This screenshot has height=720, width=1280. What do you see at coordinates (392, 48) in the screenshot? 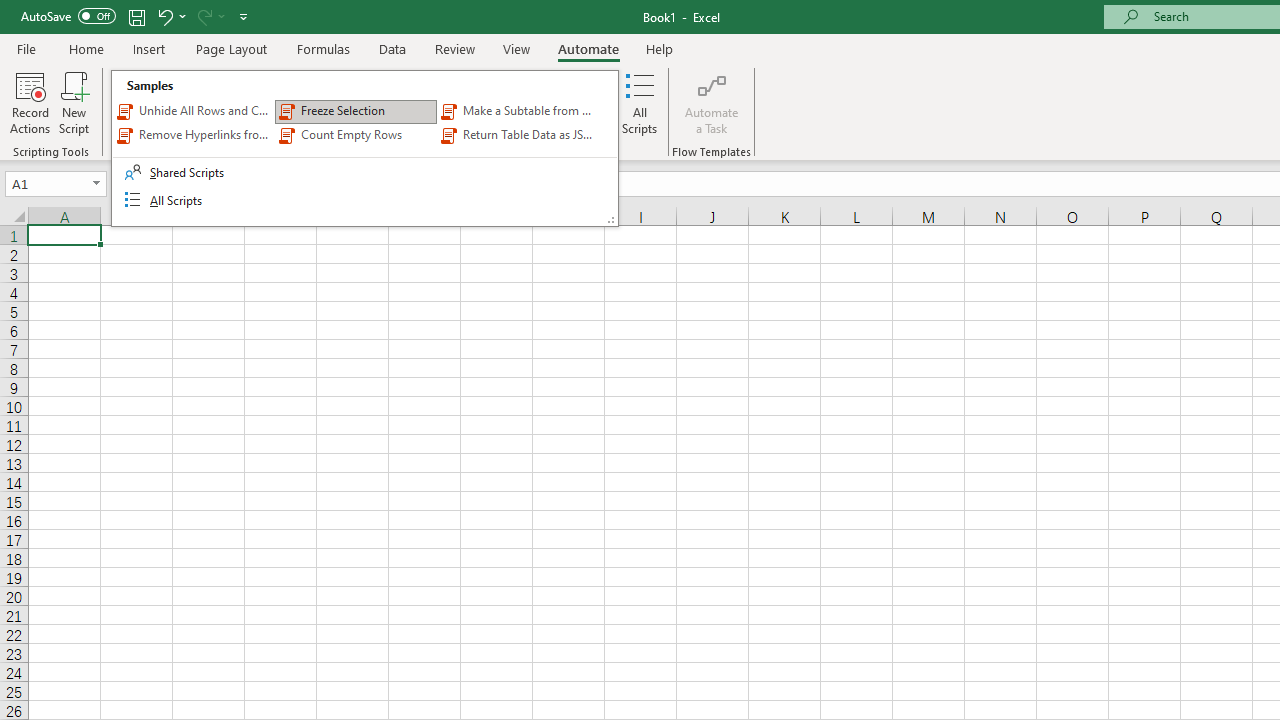
I see `'Data'` at bounding box center [392, 48].